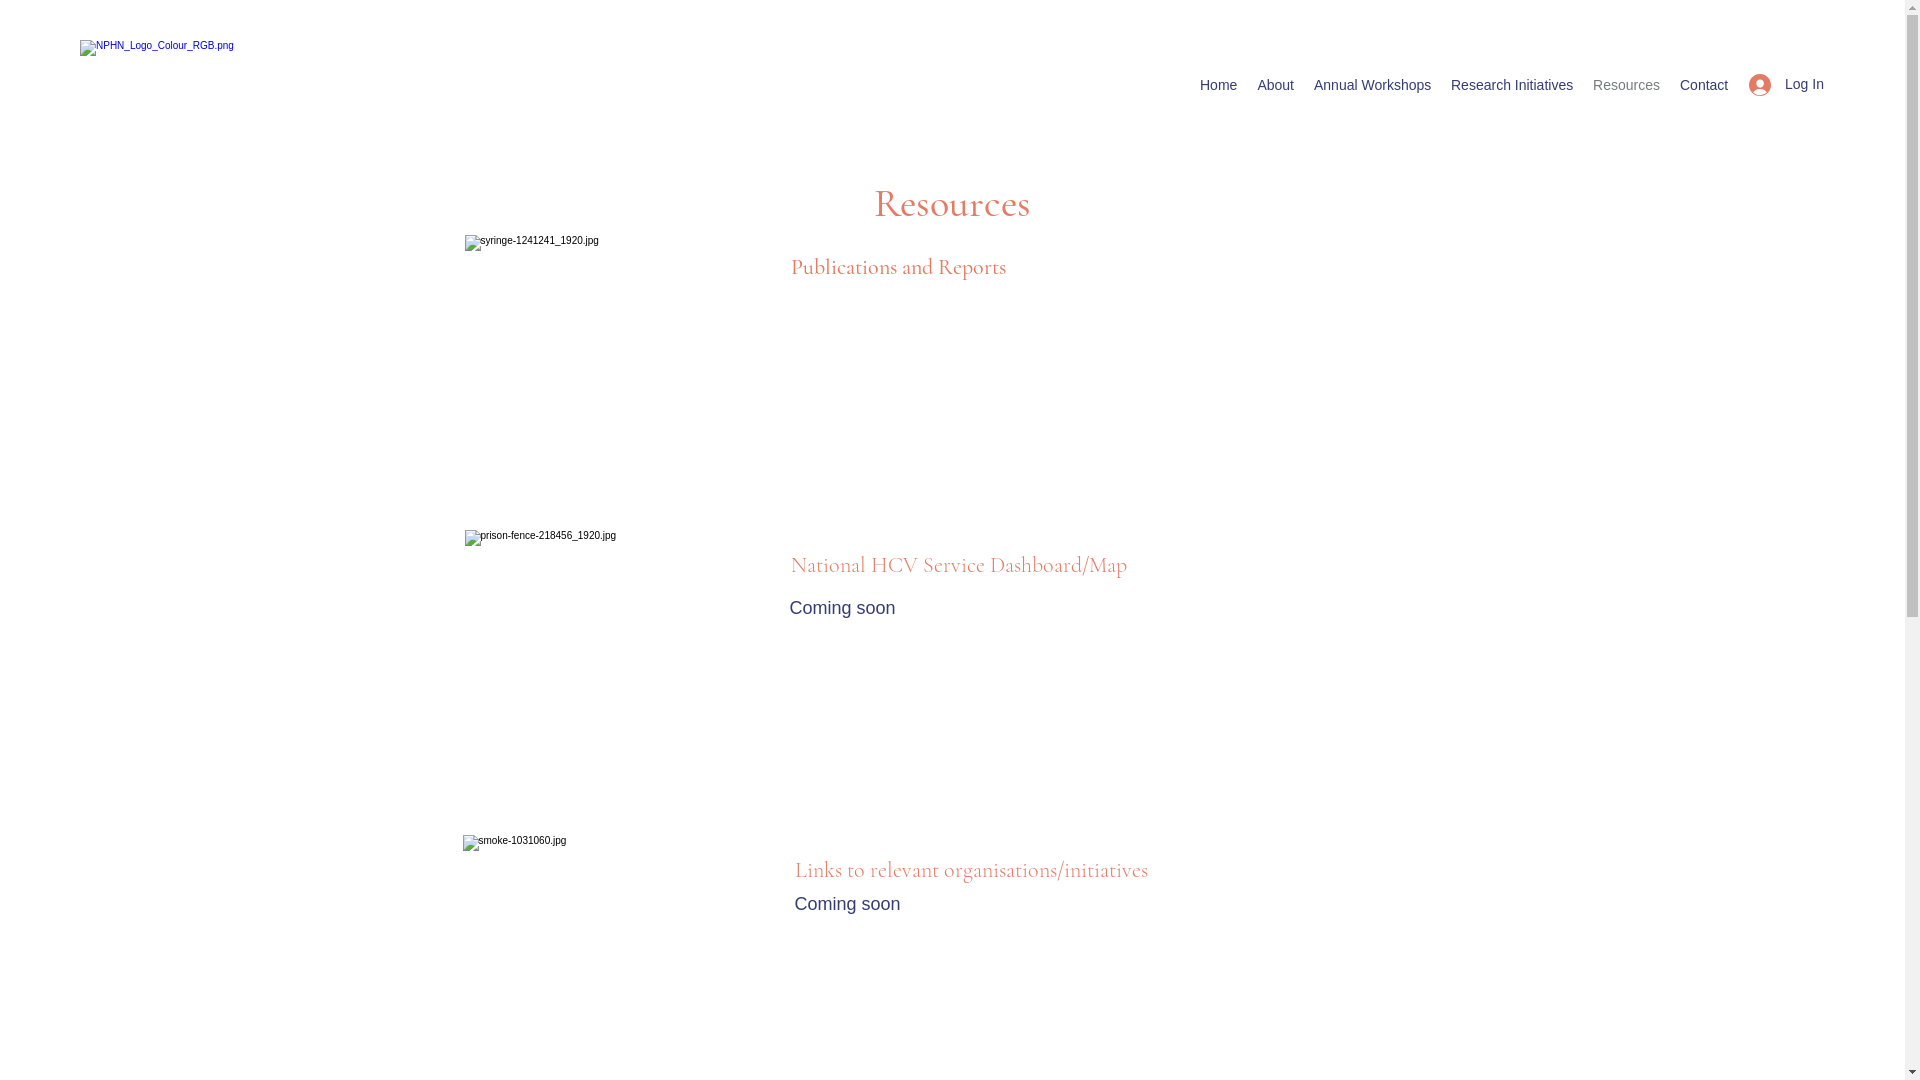 The width and height of the screenshot is (1920, 1080). Describe the element at coordinates (1733, 83) in the screenshot. I see `'Log In'` at that location.